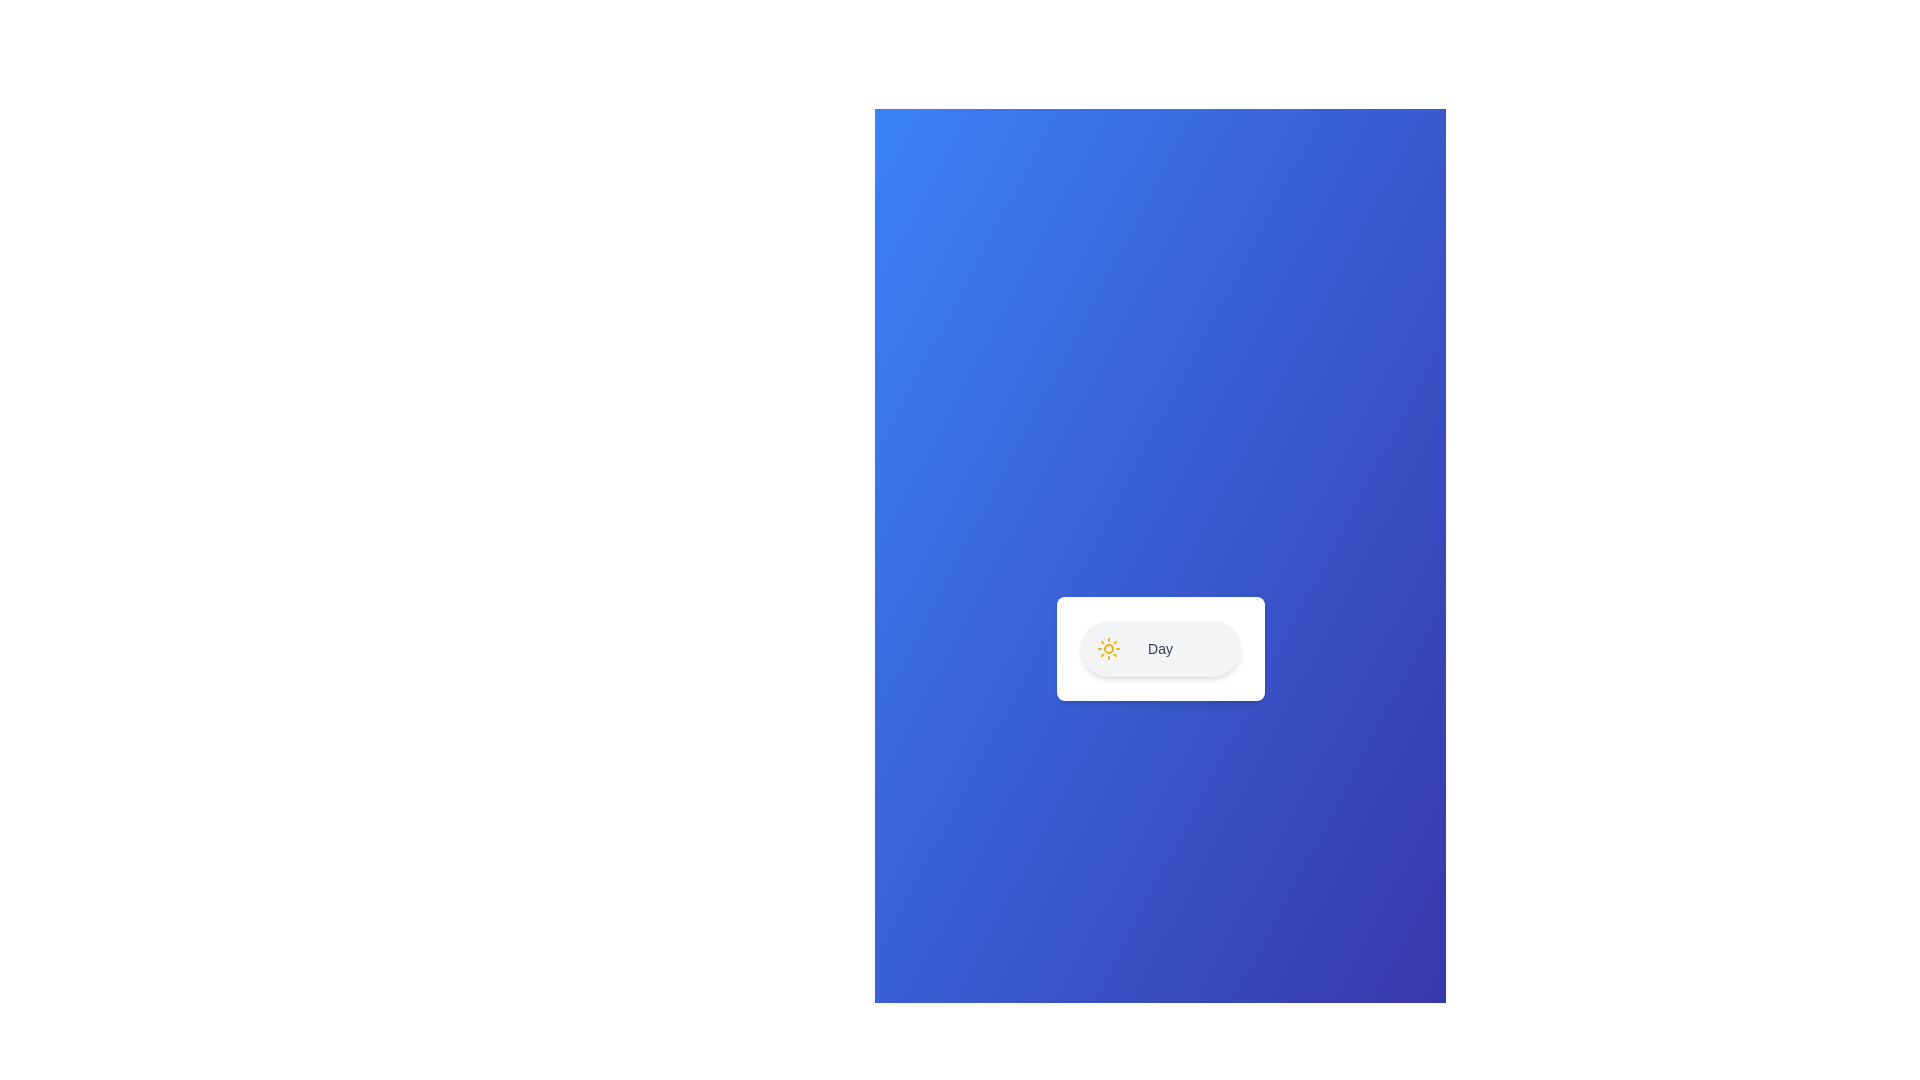  What do you see at coordinates (1160, 648) in the screenshot?
I see `the toggle button to switch between Day and Night modes` at bounding box center [1160, 648].